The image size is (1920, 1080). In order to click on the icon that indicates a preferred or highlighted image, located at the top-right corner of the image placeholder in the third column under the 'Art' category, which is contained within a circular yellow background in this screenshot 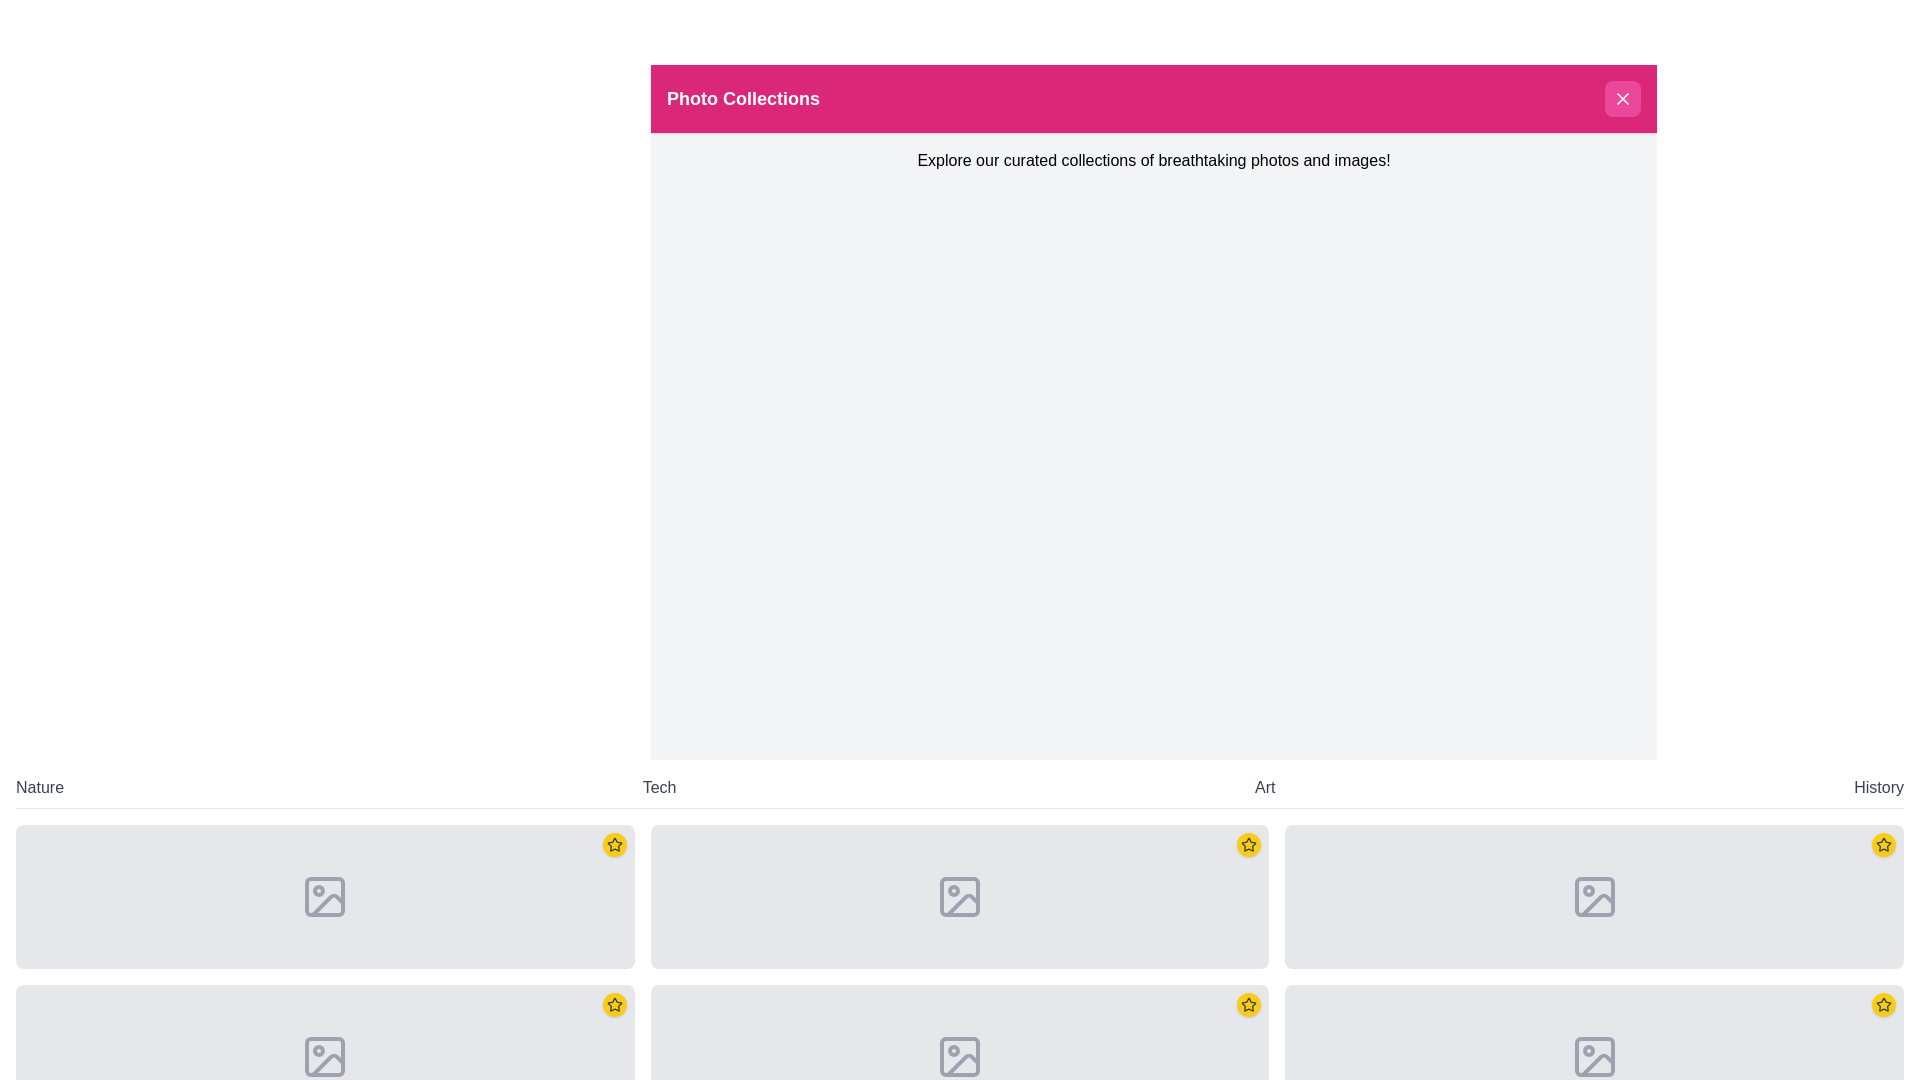, I will do `click(1248, 1005)`.